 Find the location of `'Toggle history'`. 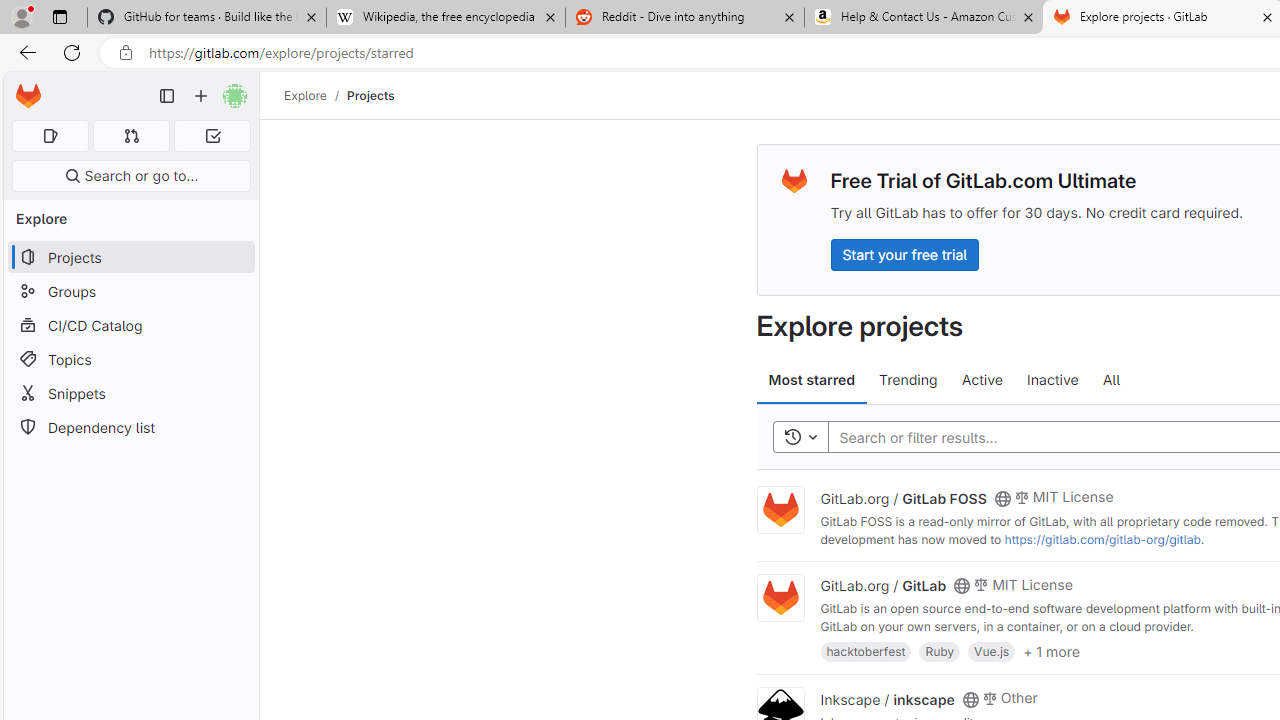

'Toggle history' is located at coordinates (800, 436).